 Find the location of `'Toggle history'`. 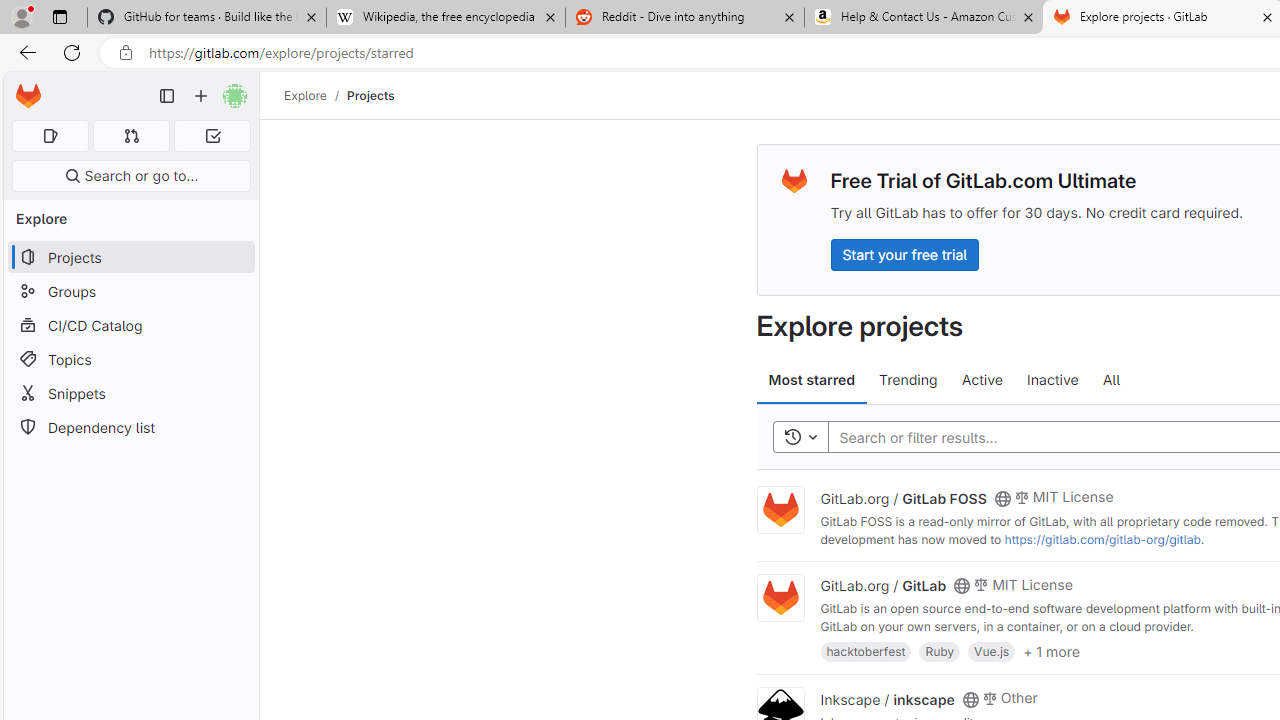

'Toggle history' is located at coordinates (800, 436).